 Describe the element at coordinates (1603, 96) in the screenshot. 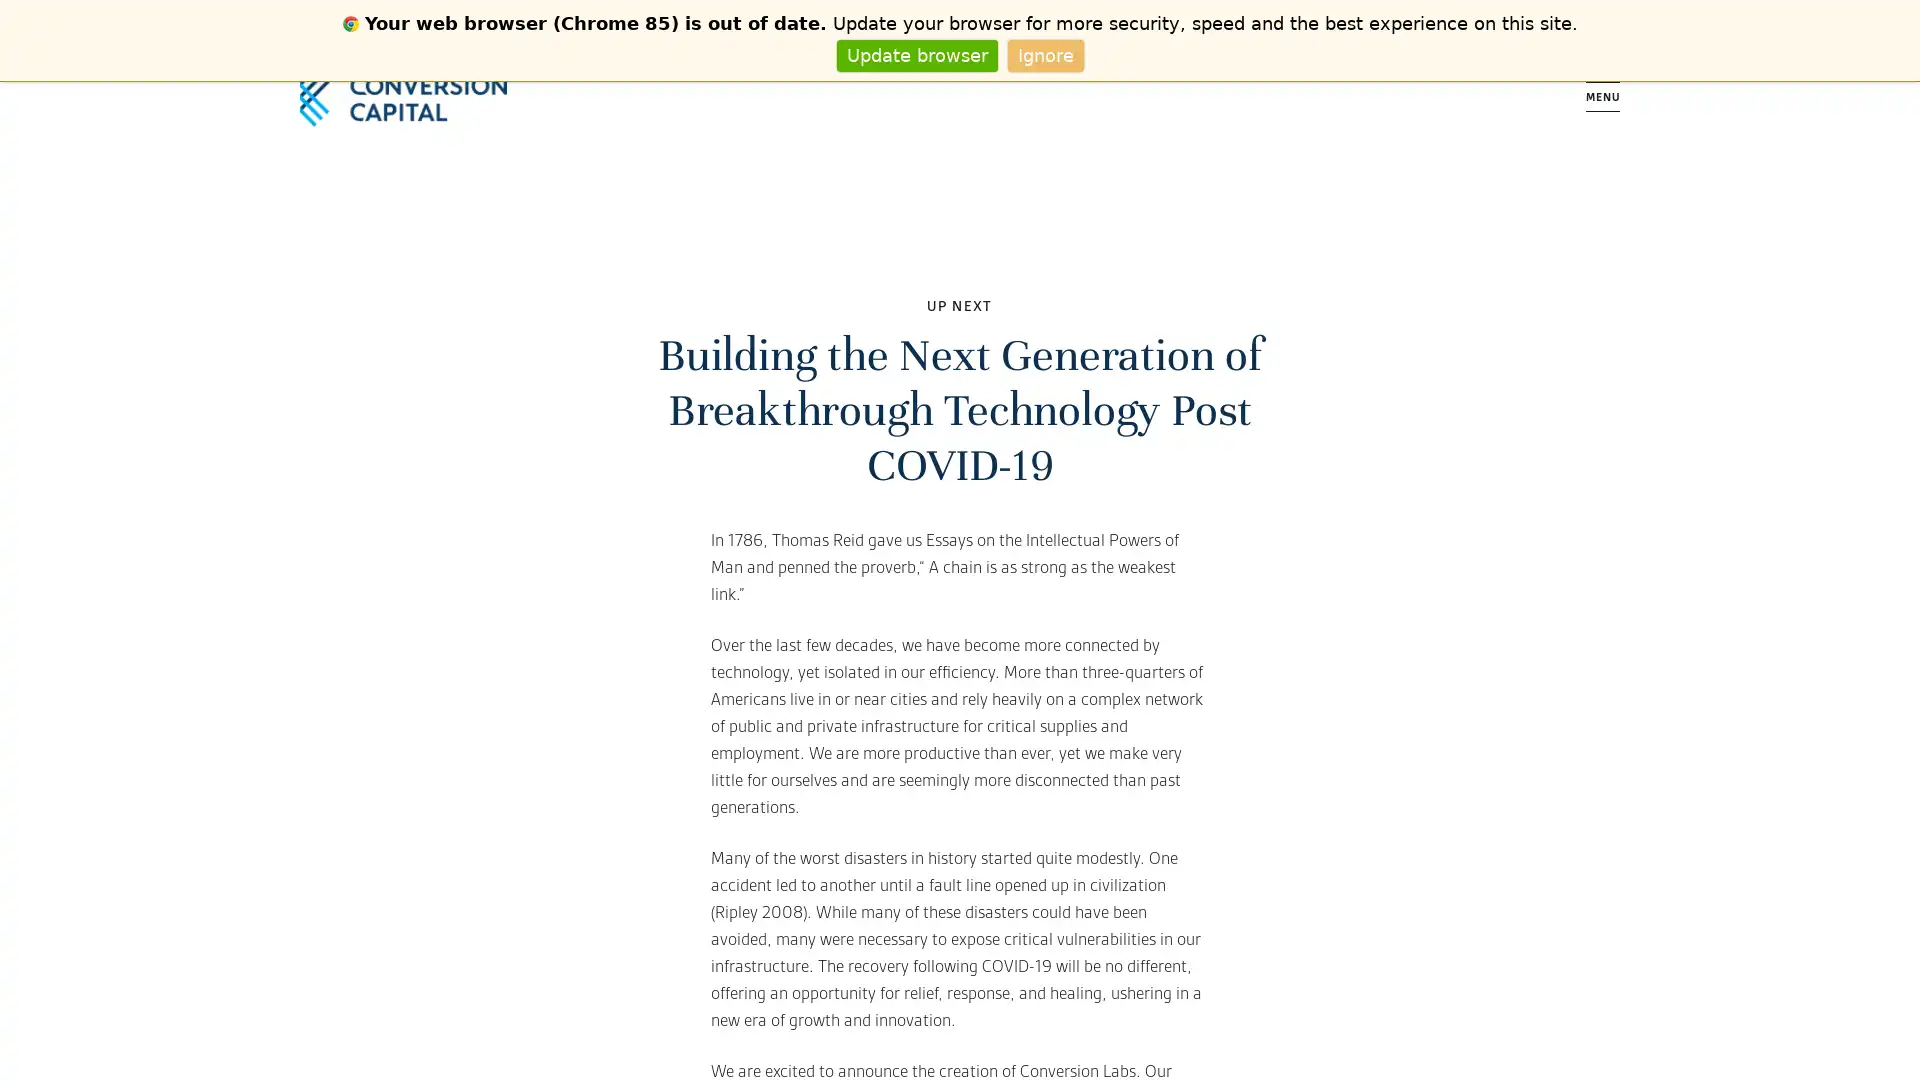

I see `MENU` at that location.